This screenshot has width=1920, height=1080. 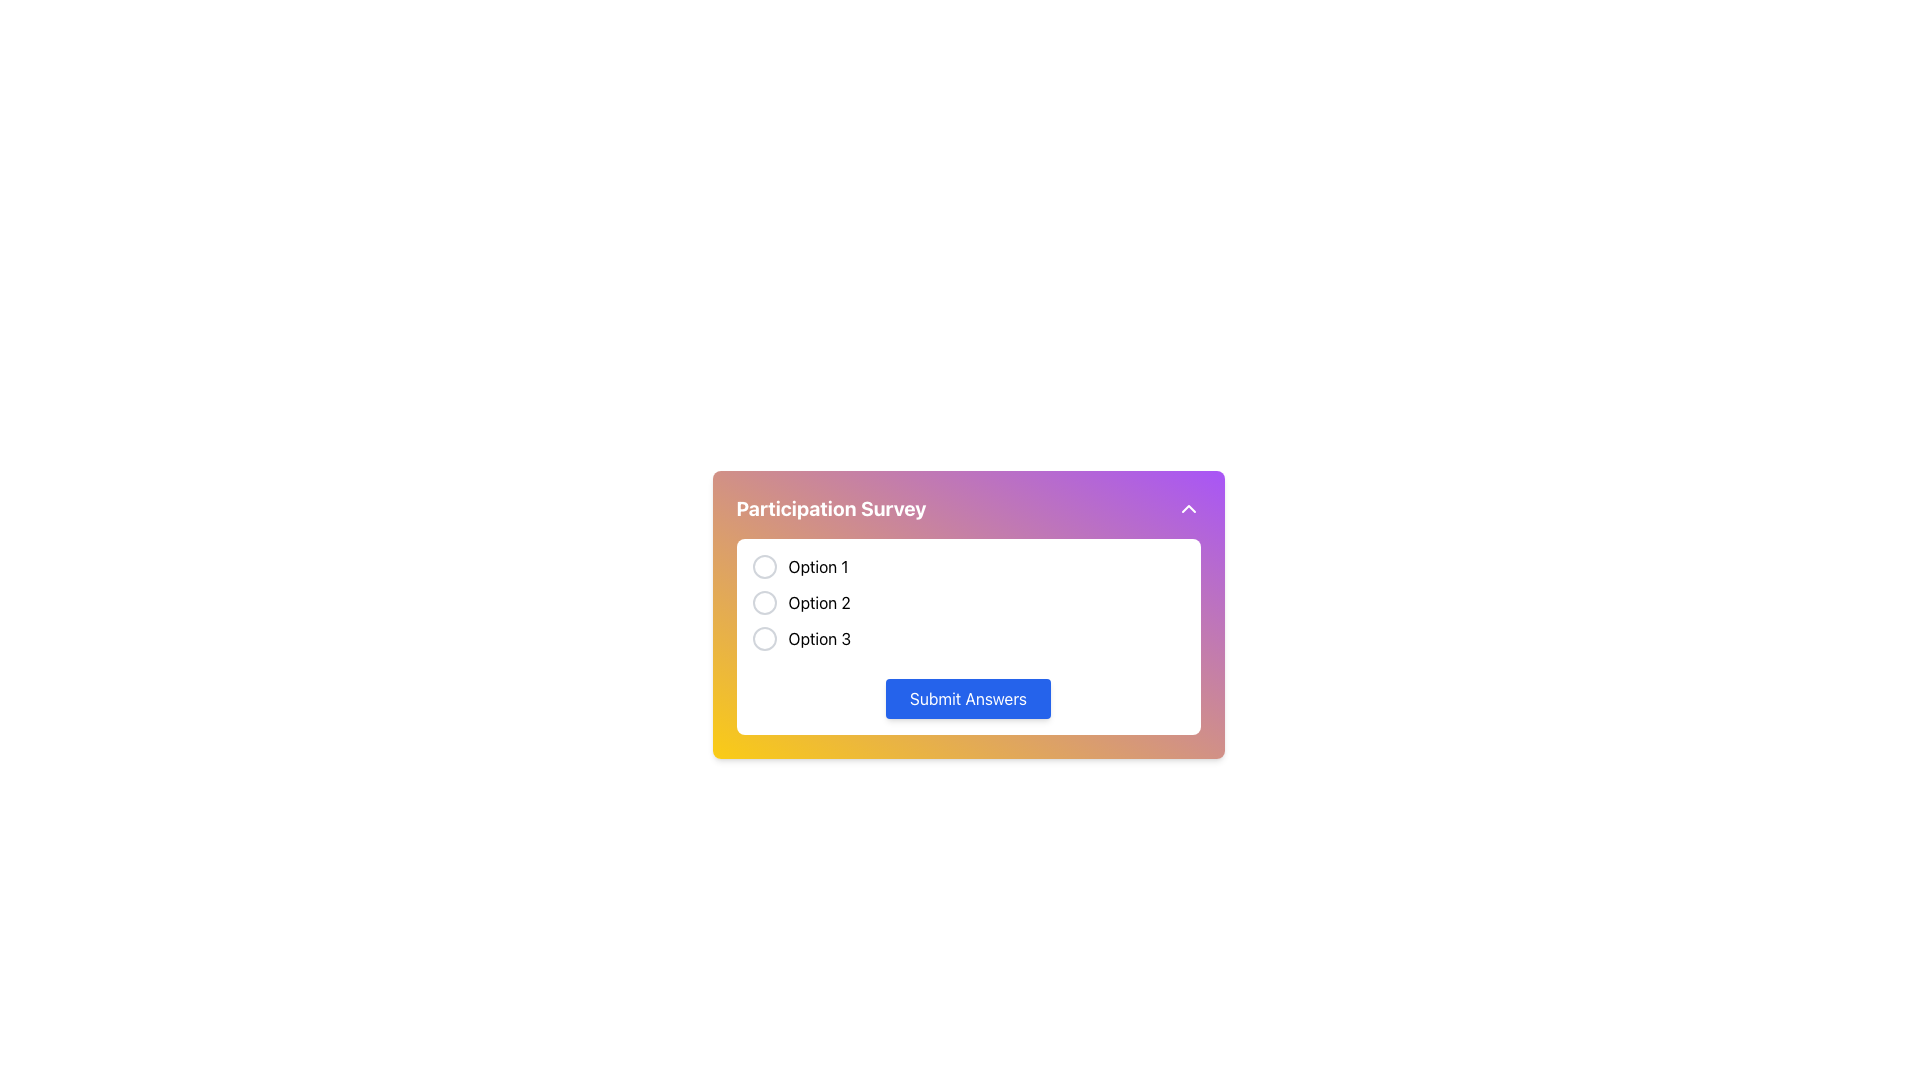 I want to click on the circular radio button located to the left of the text 'Option 1' in the participation survey panel, so click(x=763, y=567).